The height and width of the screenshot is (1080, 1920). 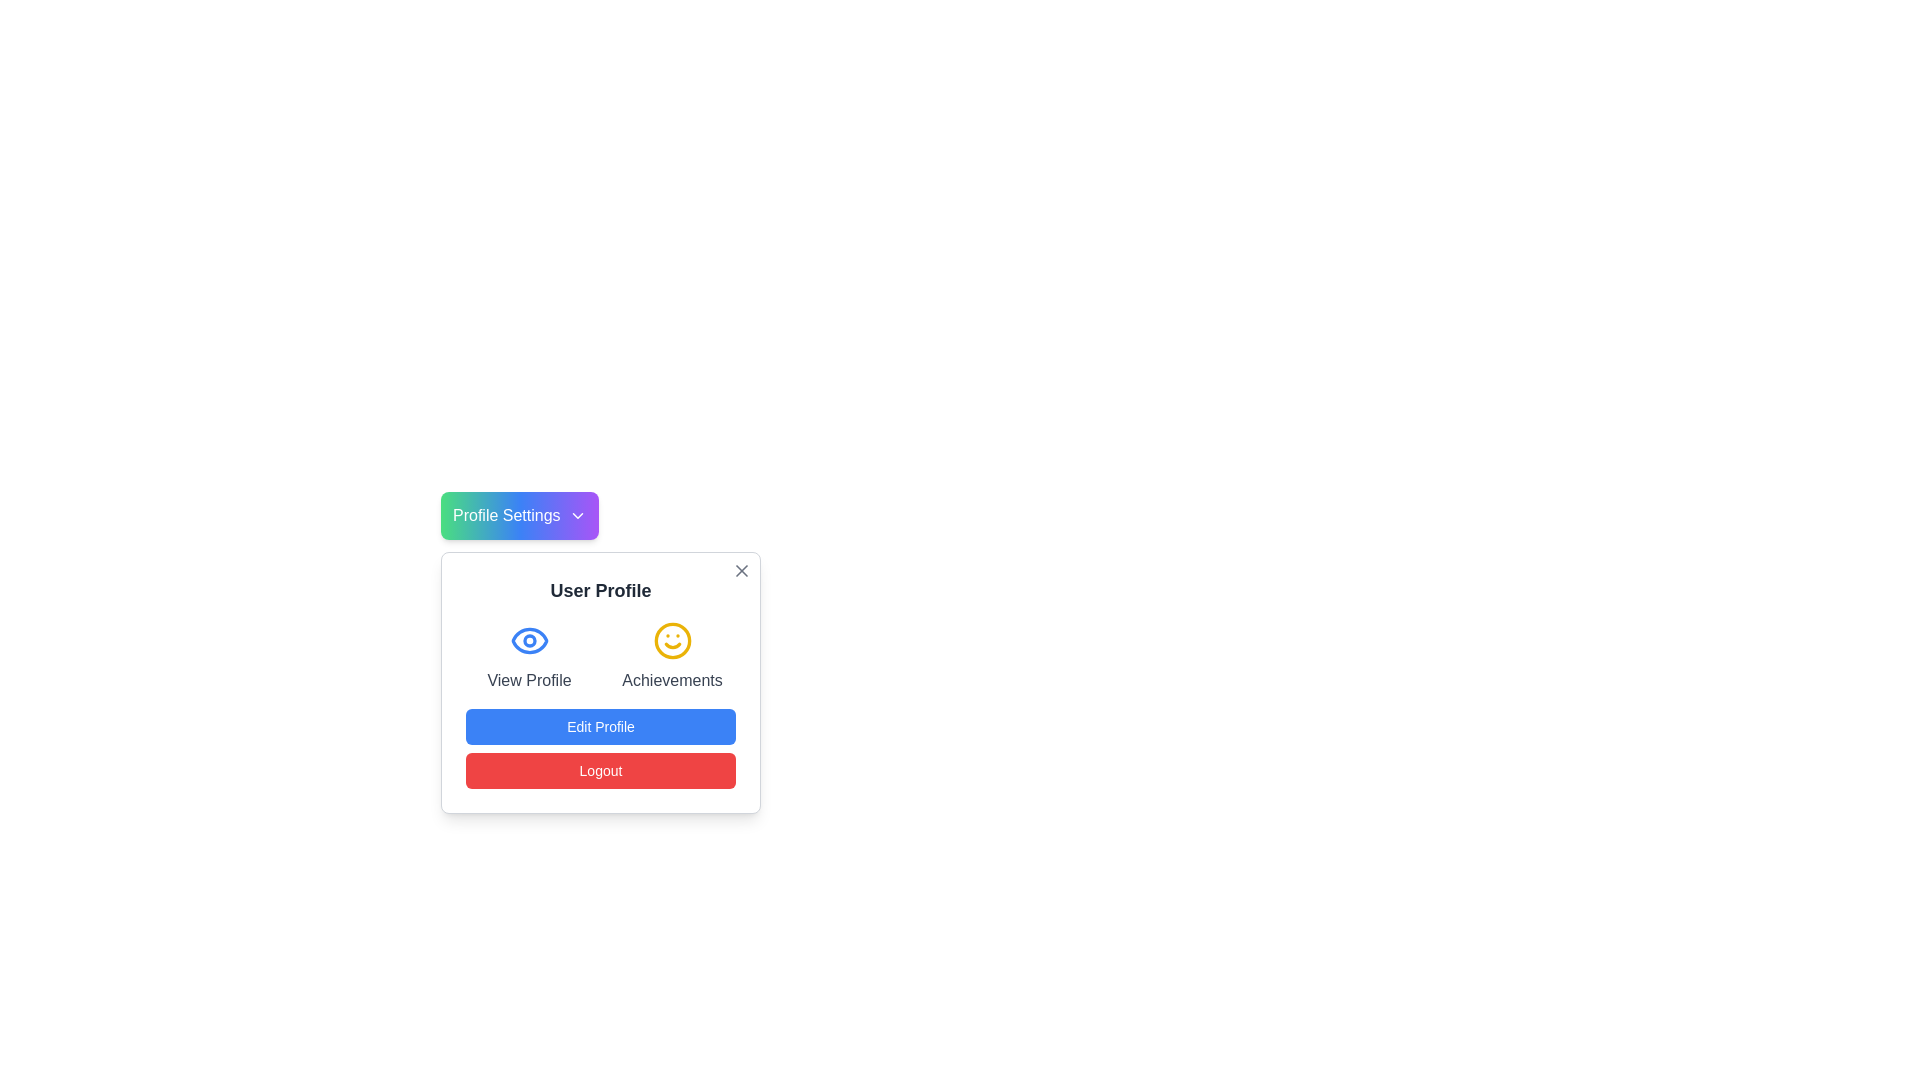 I want to click on the eye icon in the 'User Profile' section, which is positioned above the 'View Profile' text in a pop-up dialog box, so click(x=529, y=640).